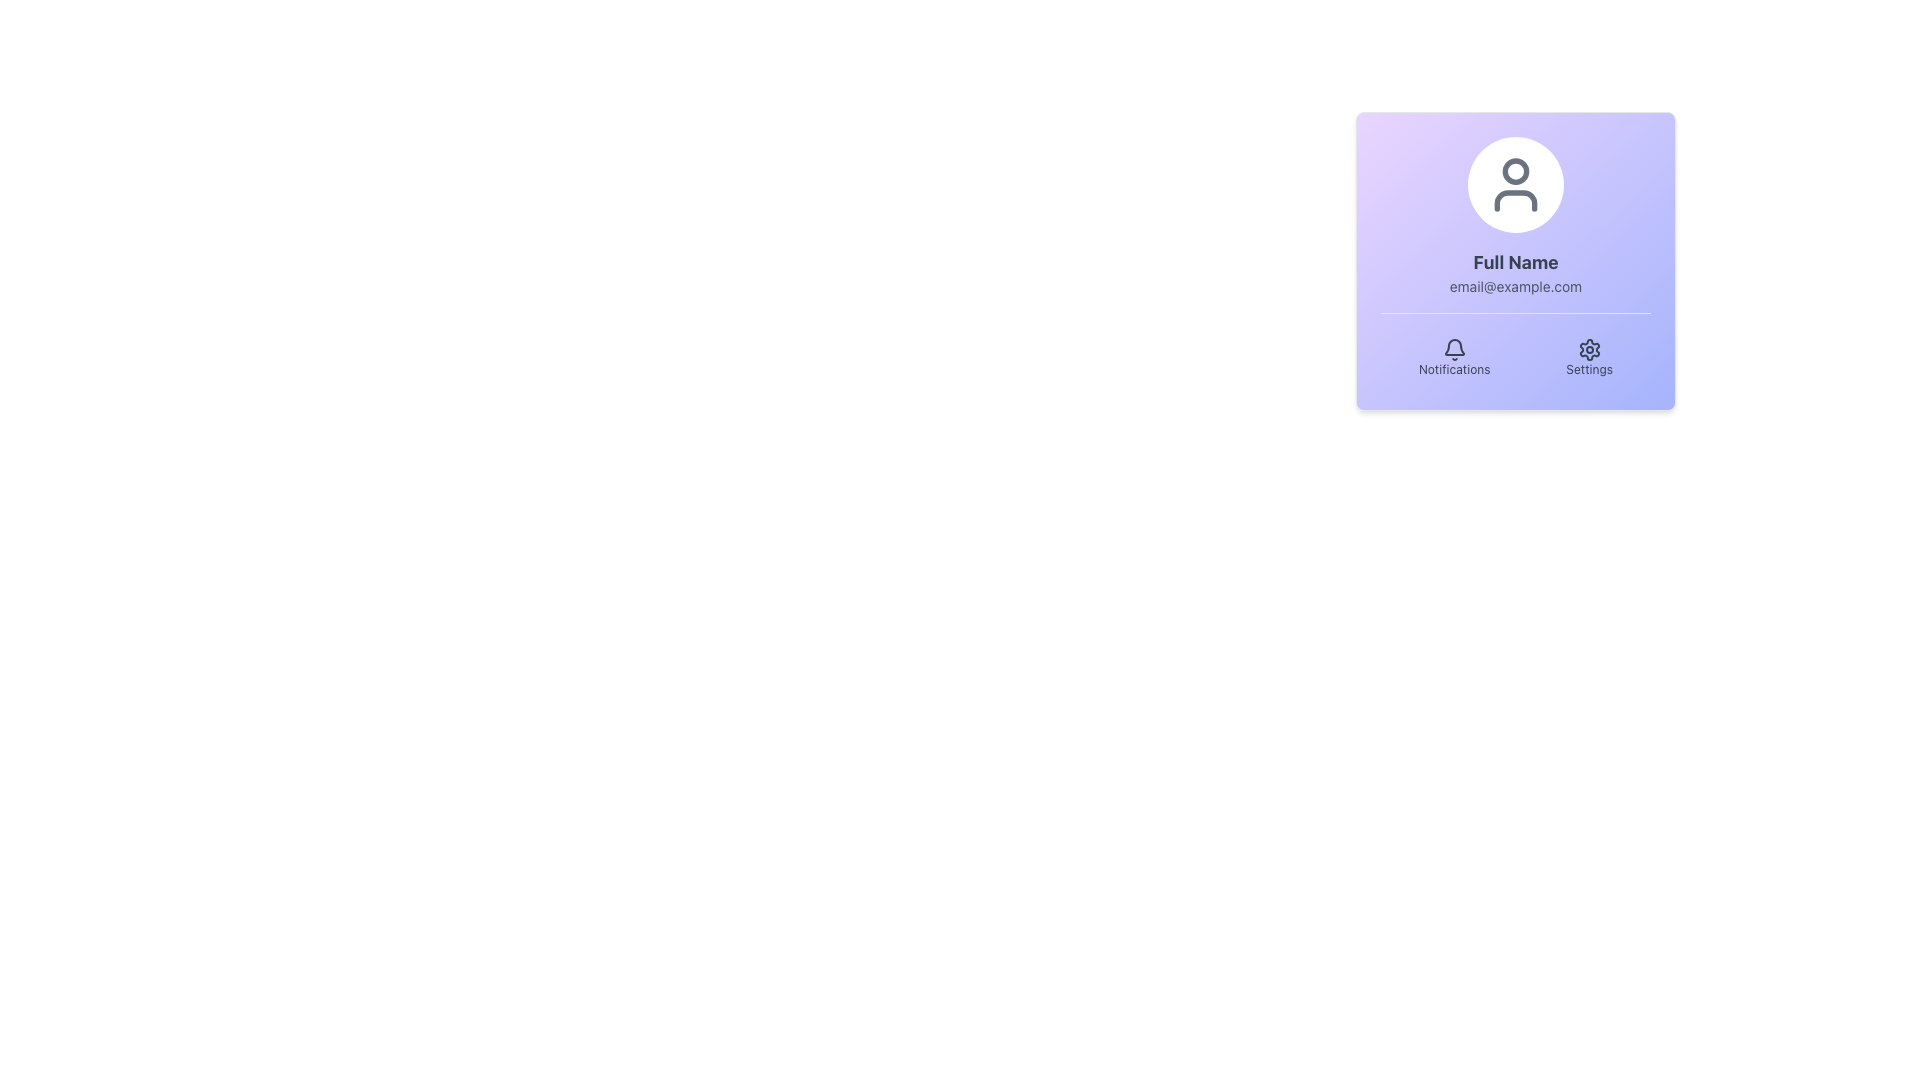 The width and height of the screenshot is (1920, 1080). I want to click on text label displaying the full name of the user, located in the center section of the profile card, directly below the user icon, so click(1516, 261).